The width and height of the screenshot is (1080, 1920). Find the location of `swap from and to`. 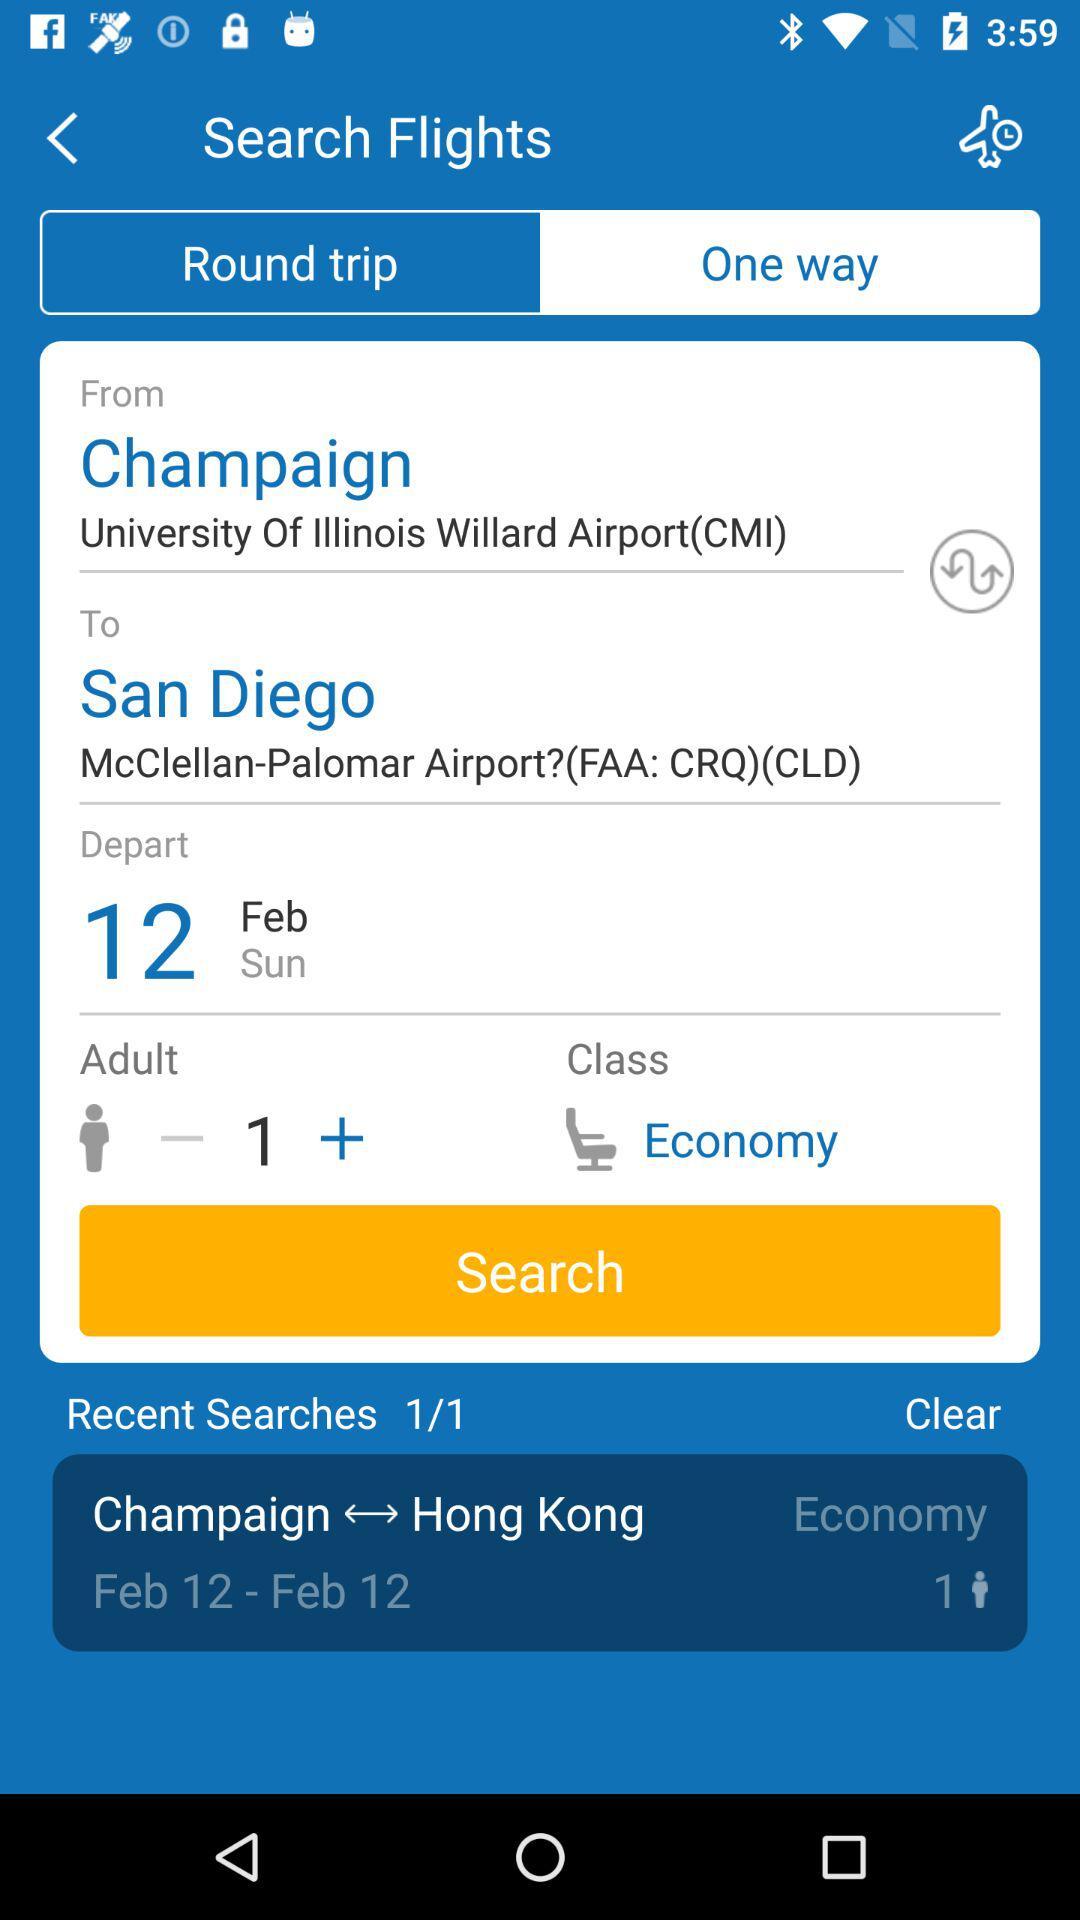

swap from and to is located at coordinates (971, 570).